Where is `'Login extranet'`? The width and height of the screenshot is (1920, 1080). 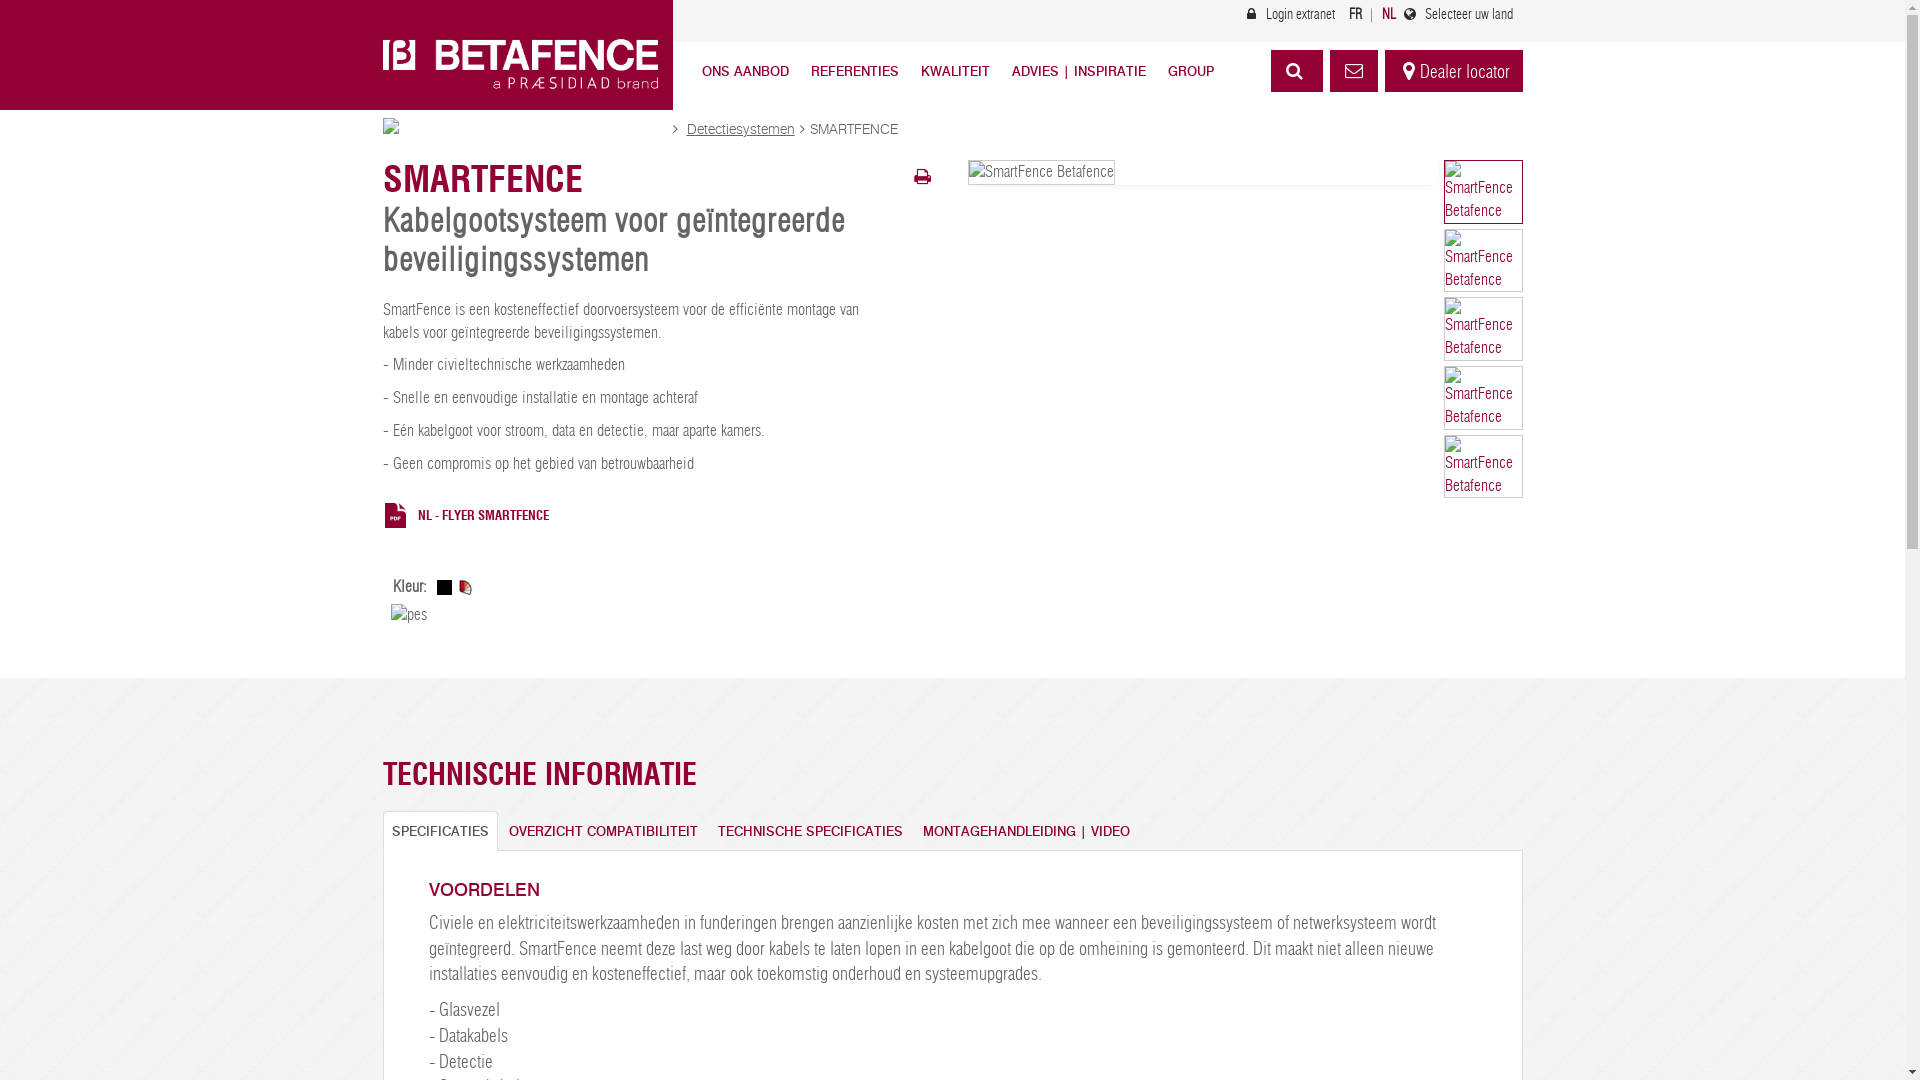 'Login extranet' is located at coordinates (1238, 14).